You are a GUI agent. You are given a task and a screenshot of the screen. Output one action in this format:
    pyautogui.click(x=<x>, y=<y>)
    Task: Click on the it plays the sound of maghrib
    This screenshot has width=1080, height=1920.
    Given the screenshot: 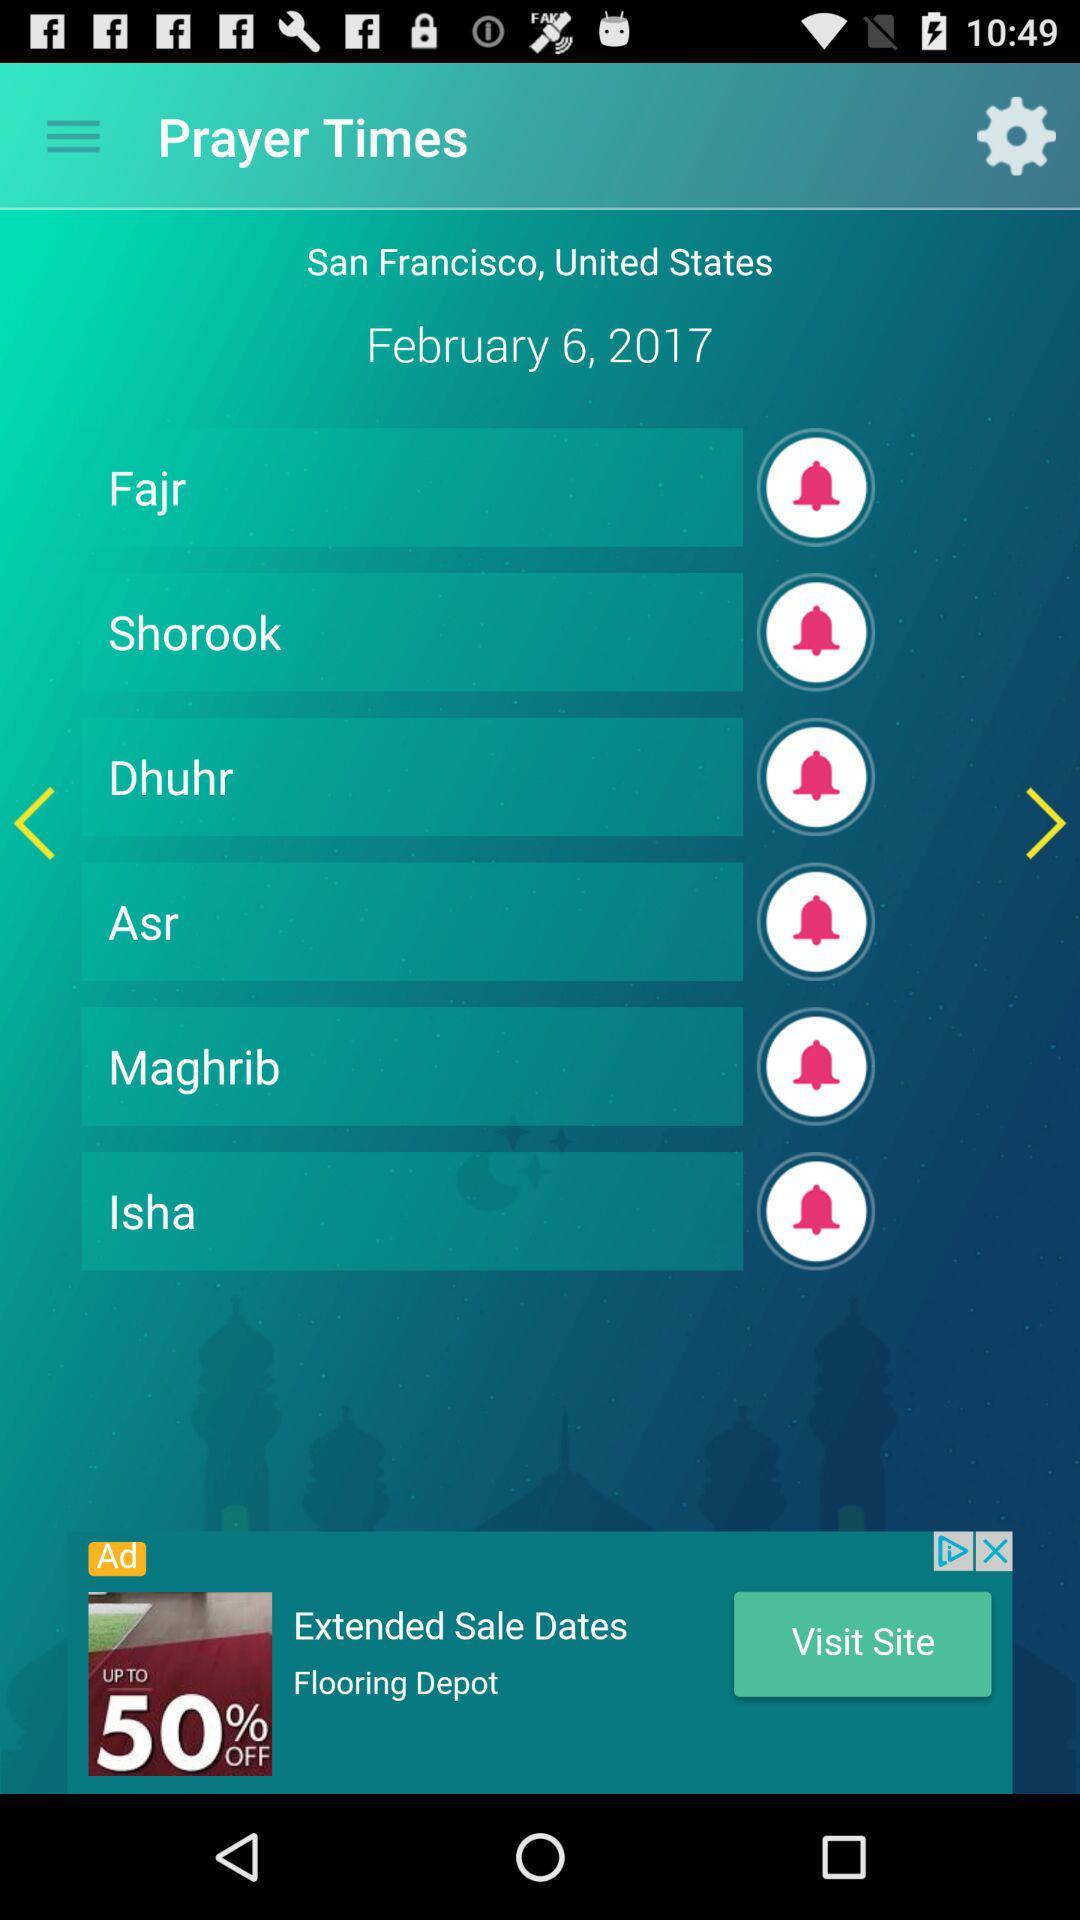 What is the action you would take?
    pyautogui.click(x=816, y=1065)
    